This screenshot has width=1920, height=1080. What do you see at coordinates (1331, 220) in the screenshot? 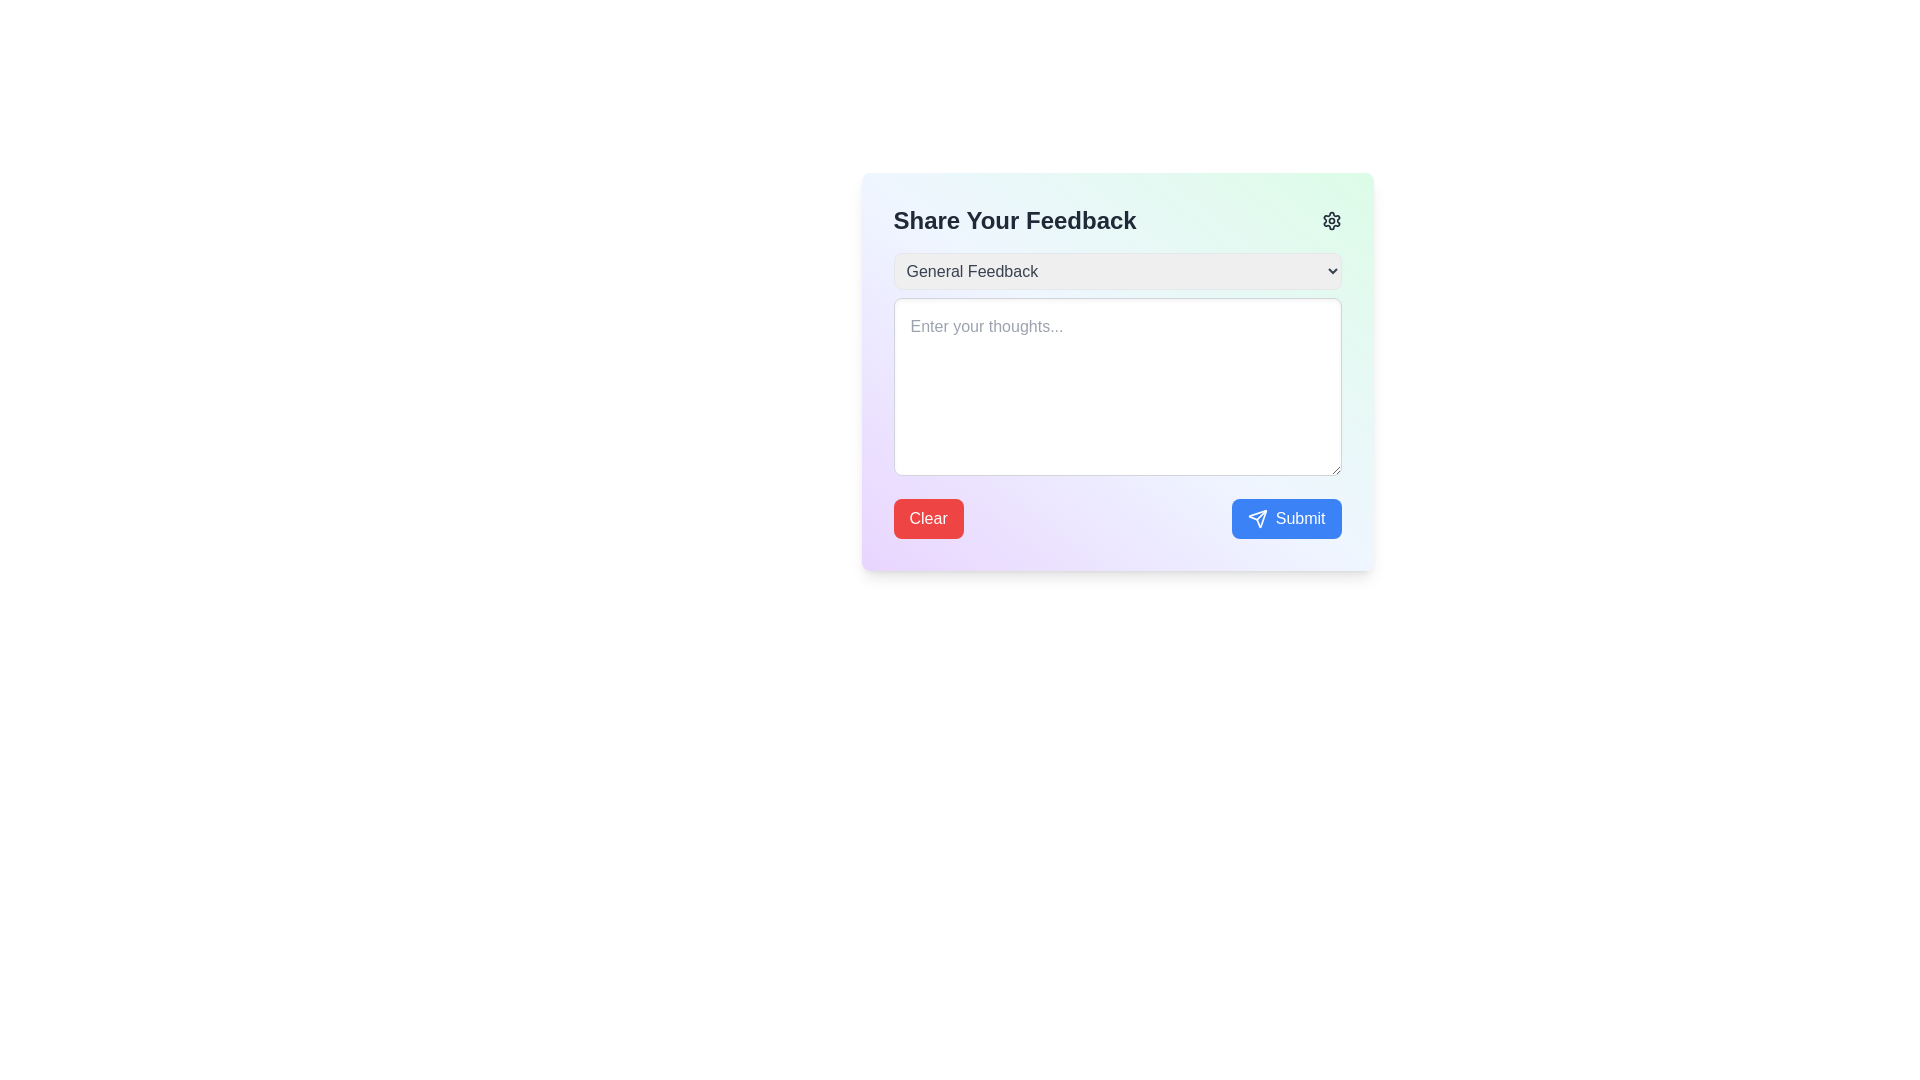
I see `the settings icon, which is a small cogwheel icon with a black outline located at the top-right corner of the 'Share Your Feedback' section` at bounding box center [1331, 220].